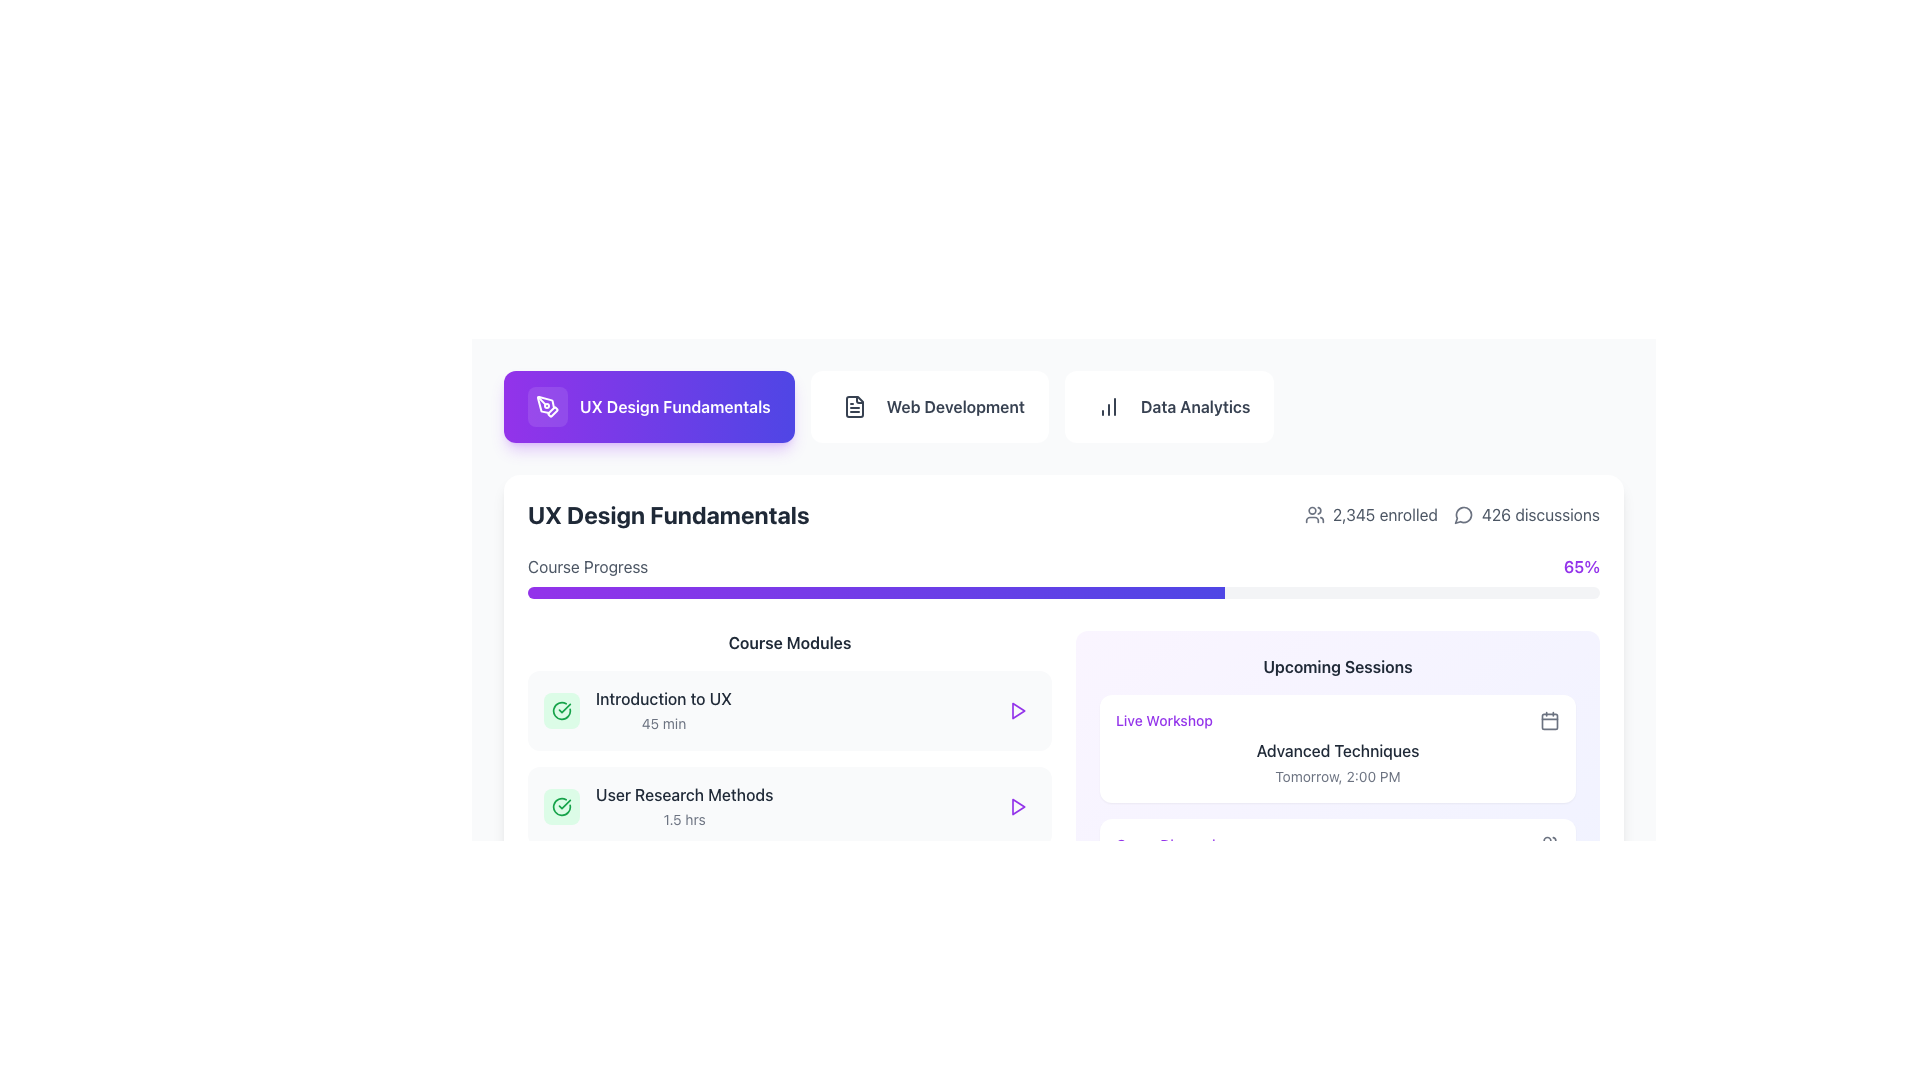 The image size is (1920, 1080). Describe the element at coordinates (684, 819) in the screenshot. I see `text label displaying '1.5 hrs' located below the 'User Research Methods' title in the course modules list` at that location.